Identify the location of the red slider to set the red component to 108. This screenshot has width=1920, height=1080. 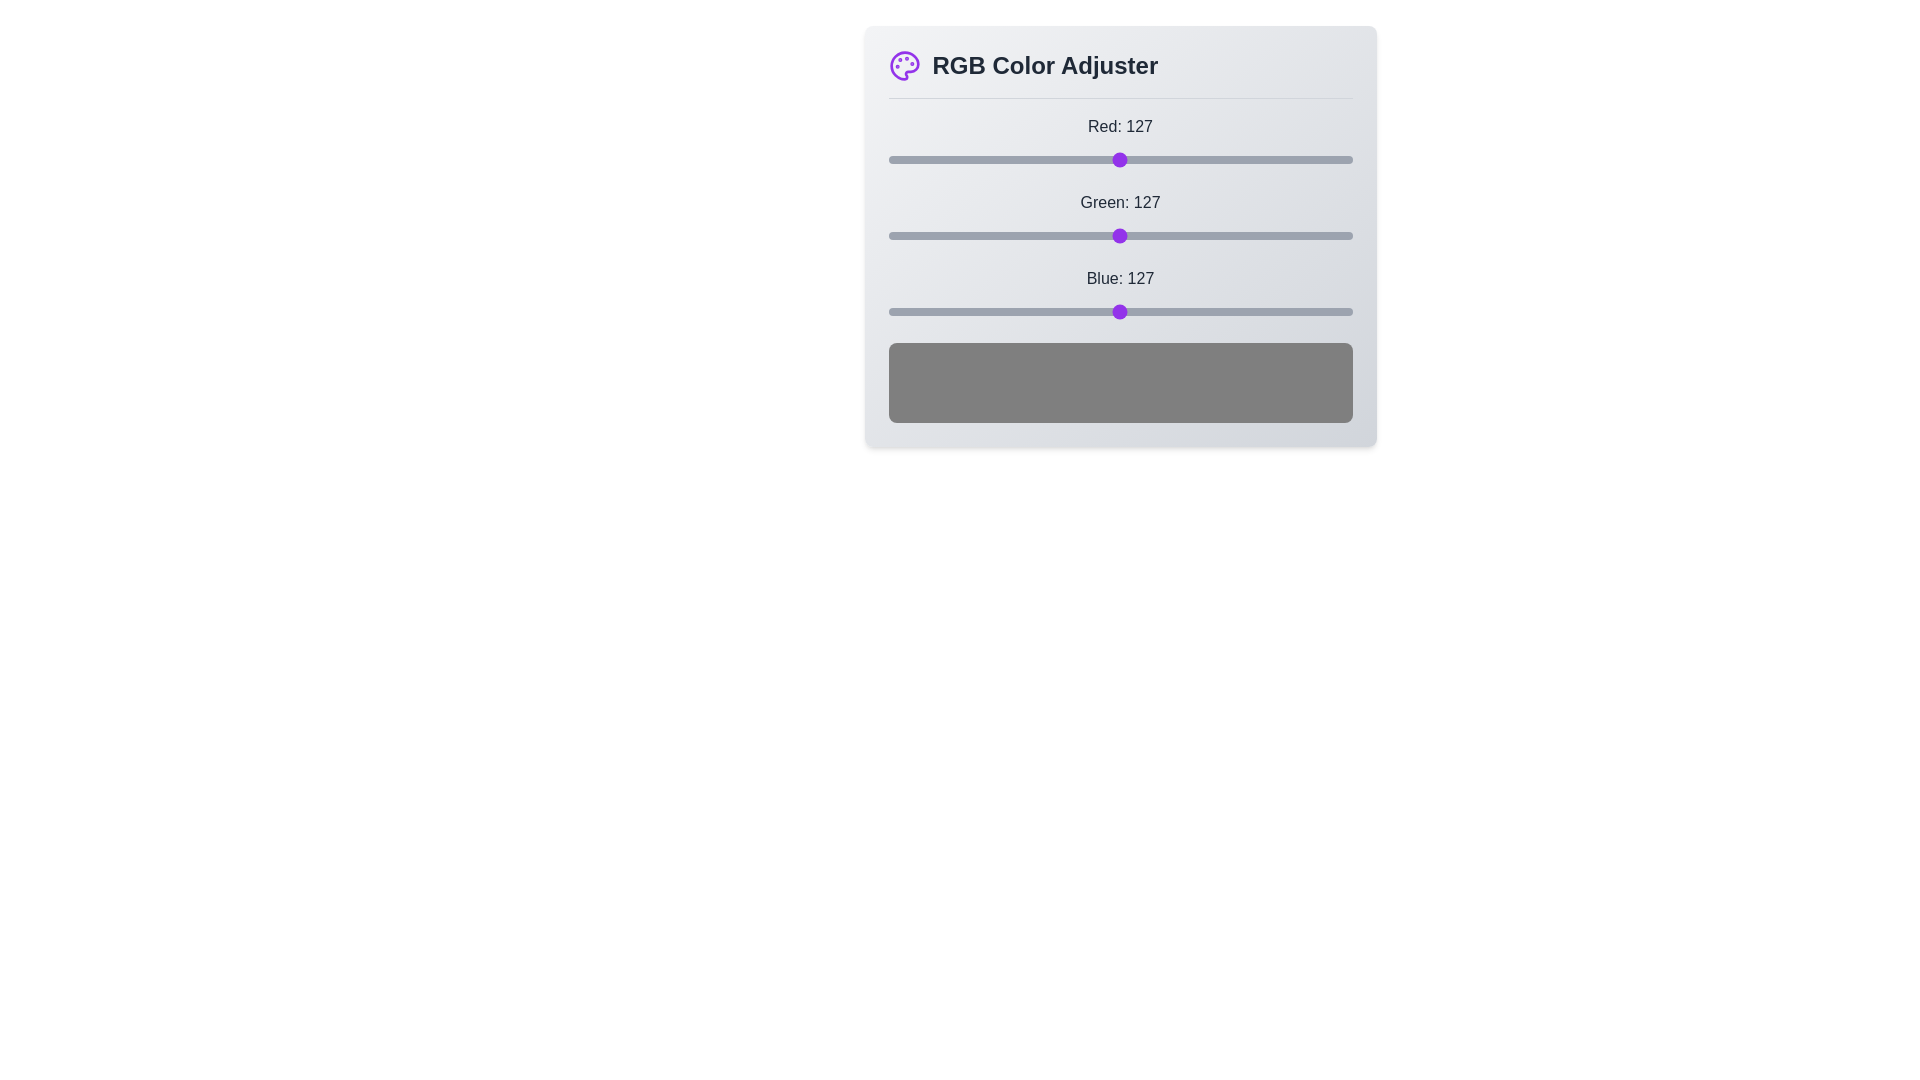
(1083, 158).